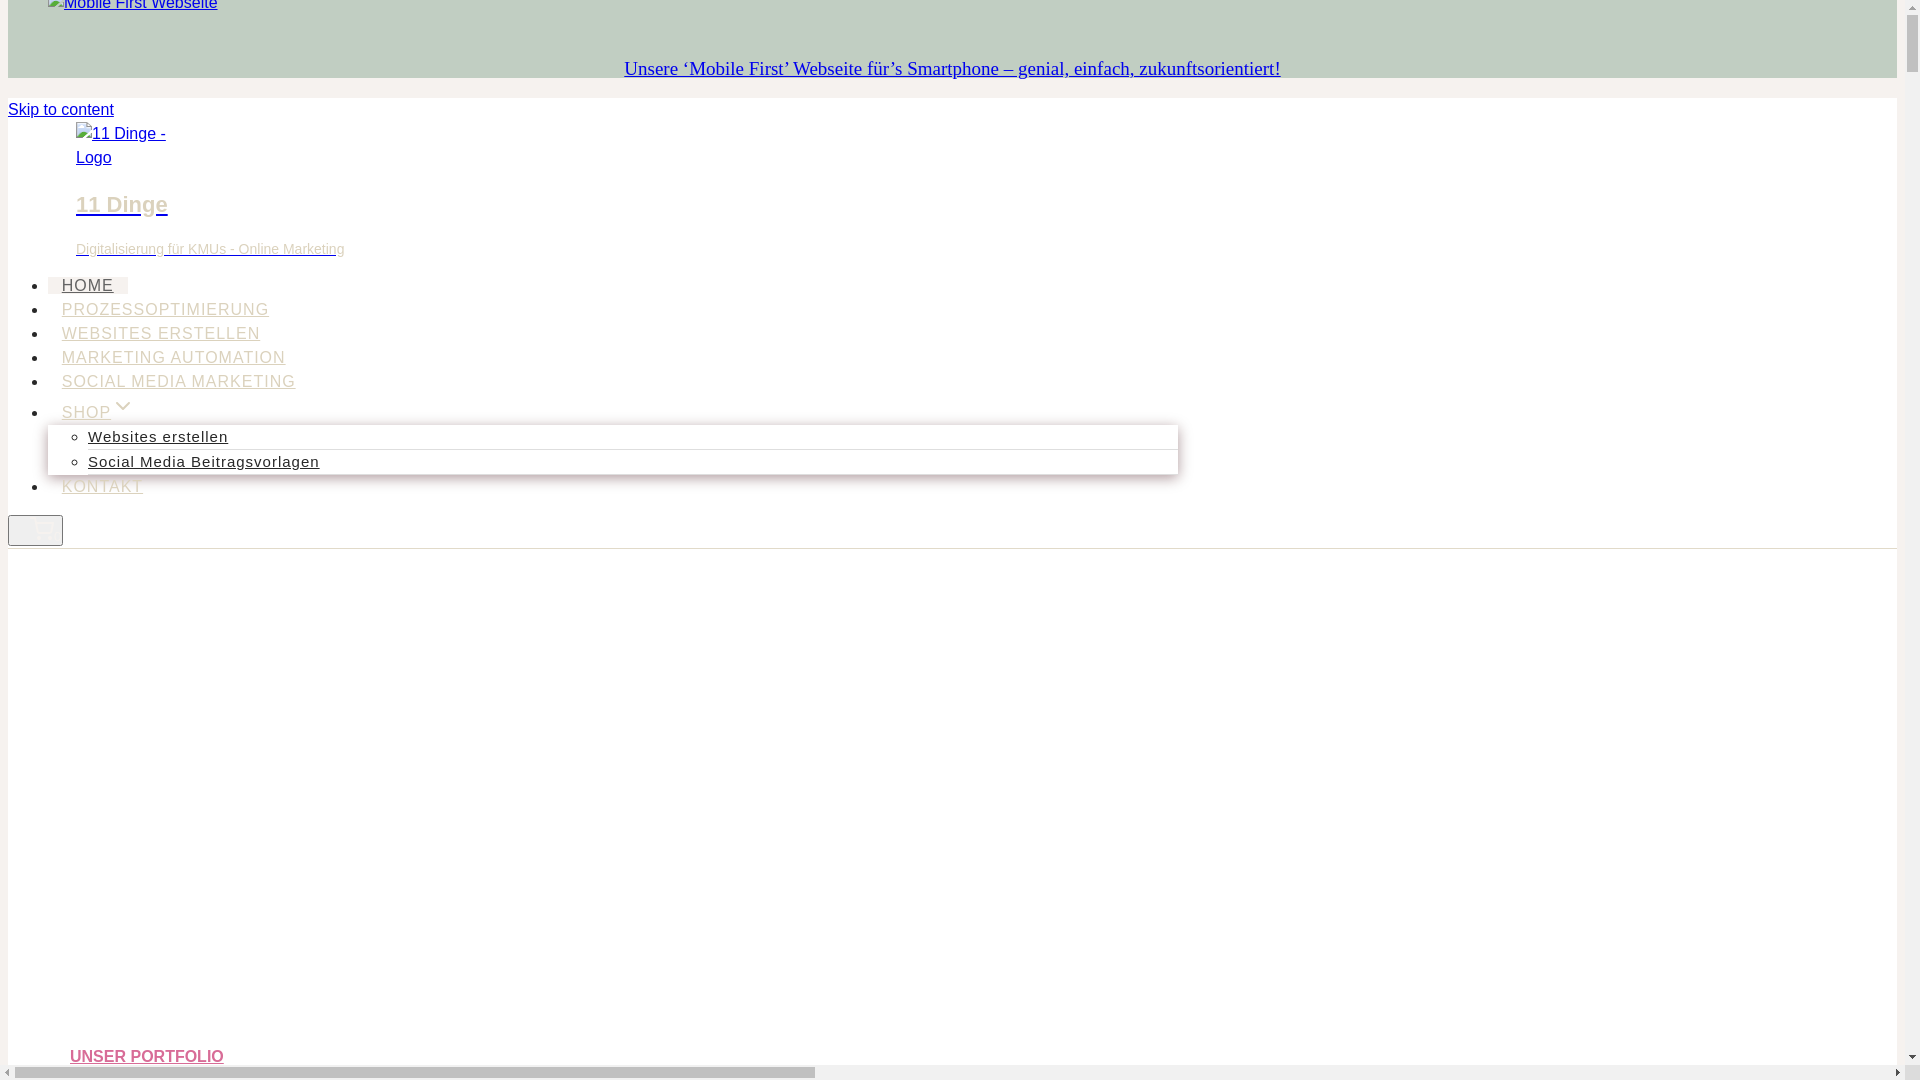 Image resolution: width=1920 pixels, height=1080 pixels. I want to click on 'SHOPExpand', so click(97, 411).